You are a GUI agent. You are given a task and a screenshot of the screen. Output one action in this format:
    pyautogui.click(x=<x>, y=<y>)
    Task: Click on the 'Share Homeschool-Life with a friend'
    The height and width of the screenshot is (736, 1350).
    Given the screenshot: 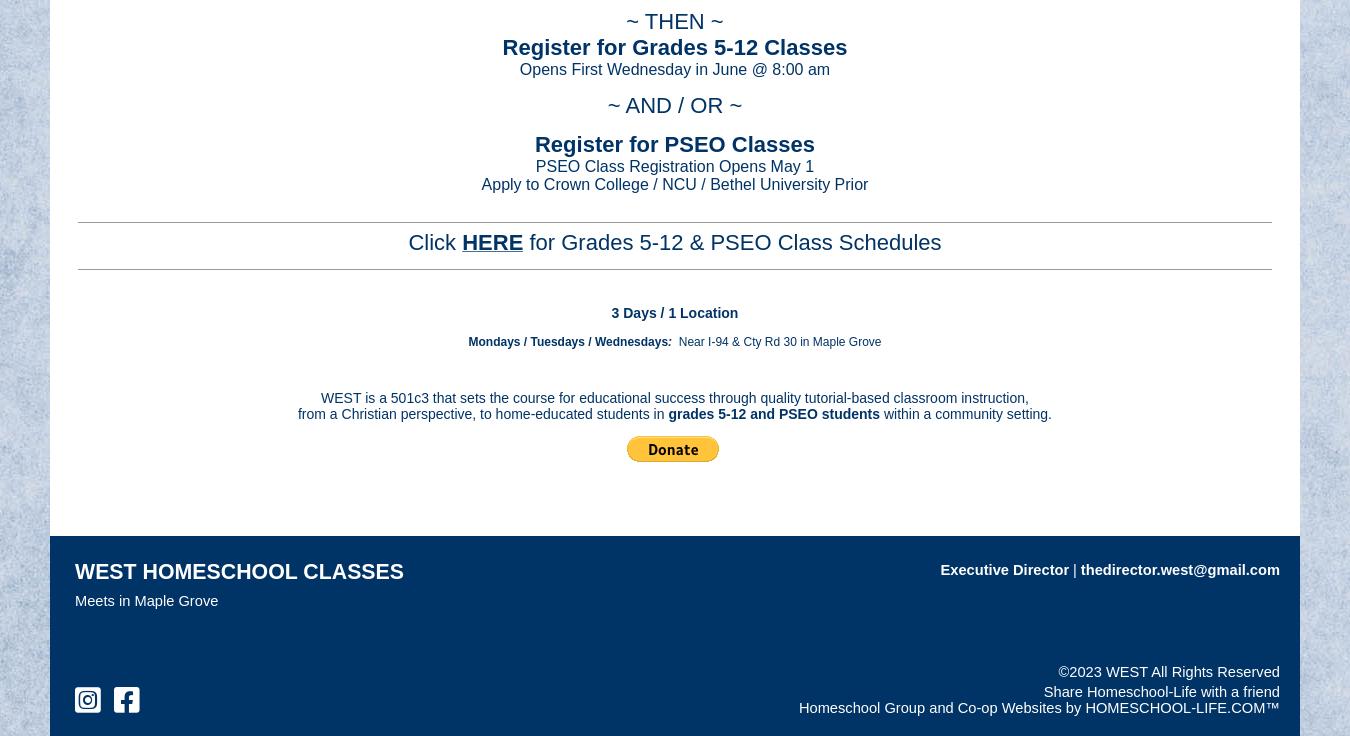 What is the action you would take?
    pyautogui.click(x=1160, y=691)
    